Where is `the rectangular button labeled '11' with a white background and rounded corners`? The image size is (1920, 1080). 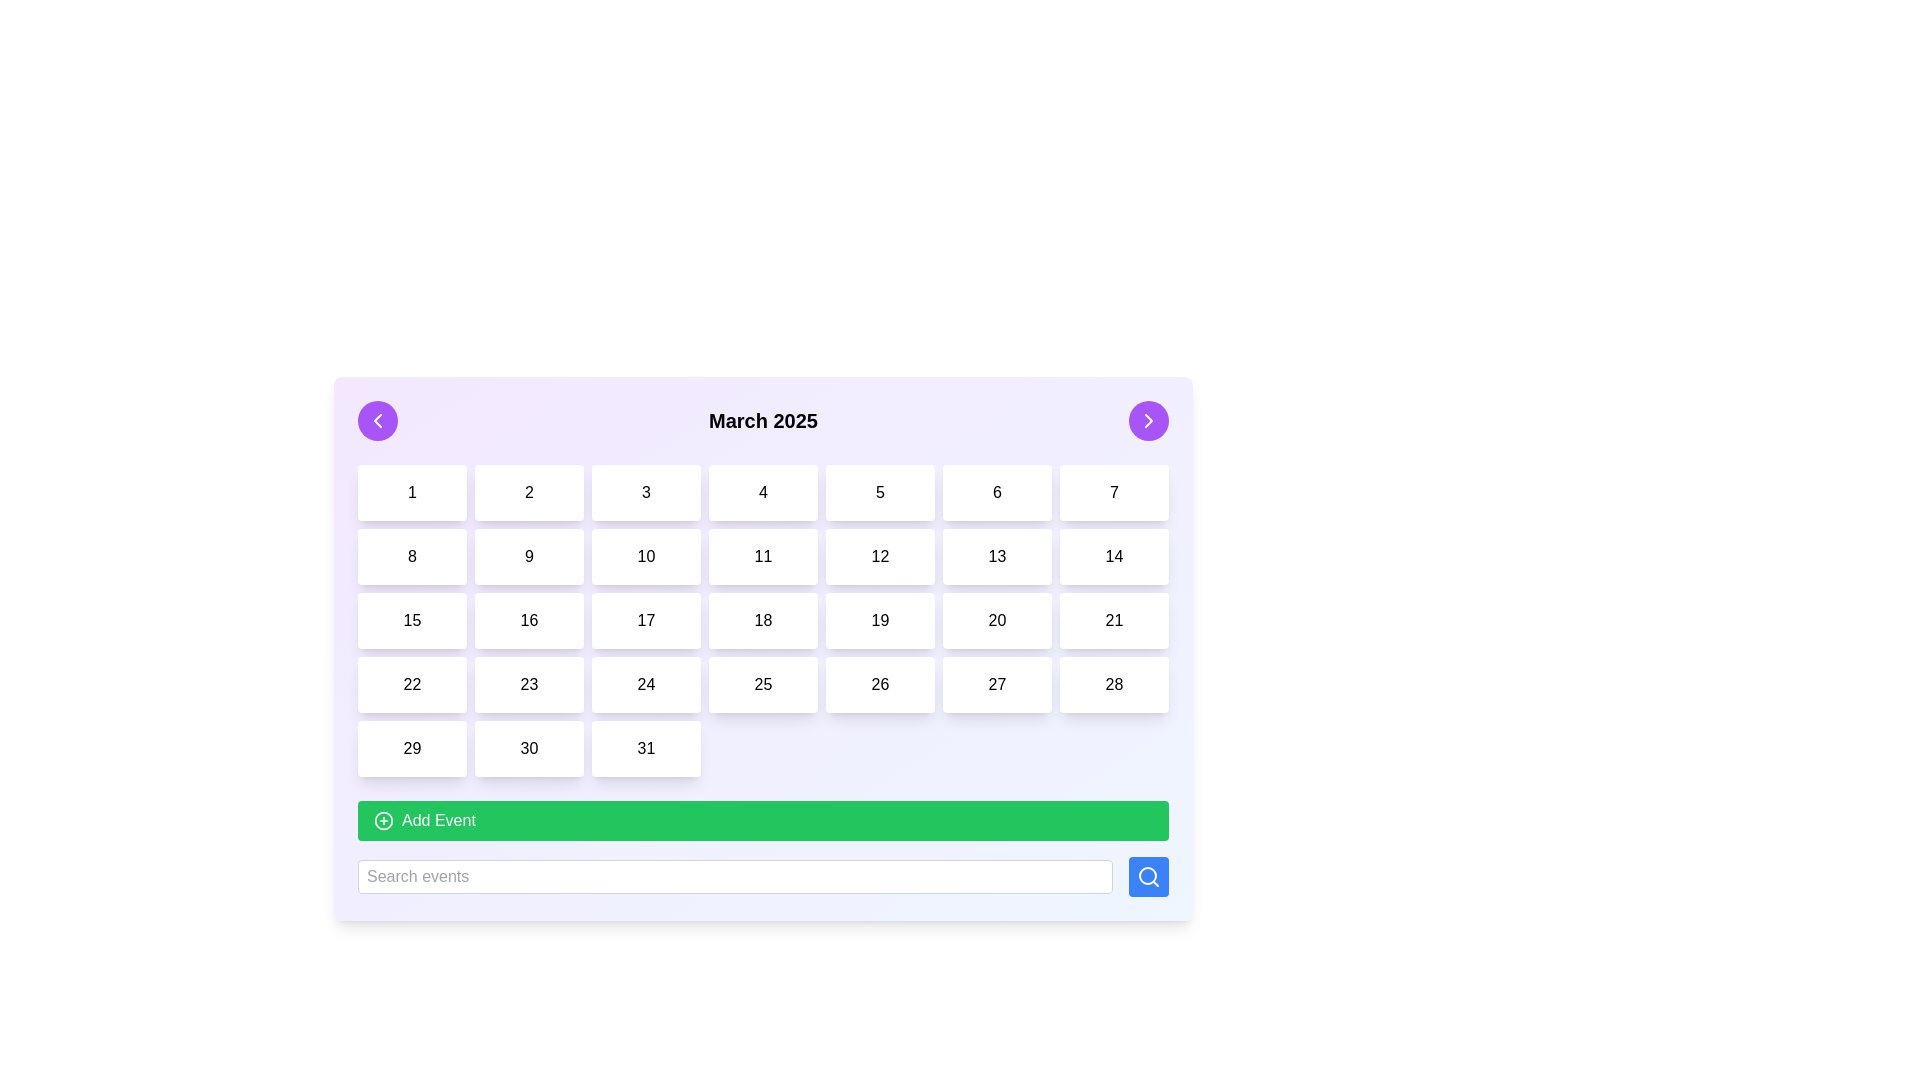 the rectangular button labeled '11' with a white background and rounded corners is located at coordinates (762, 556).